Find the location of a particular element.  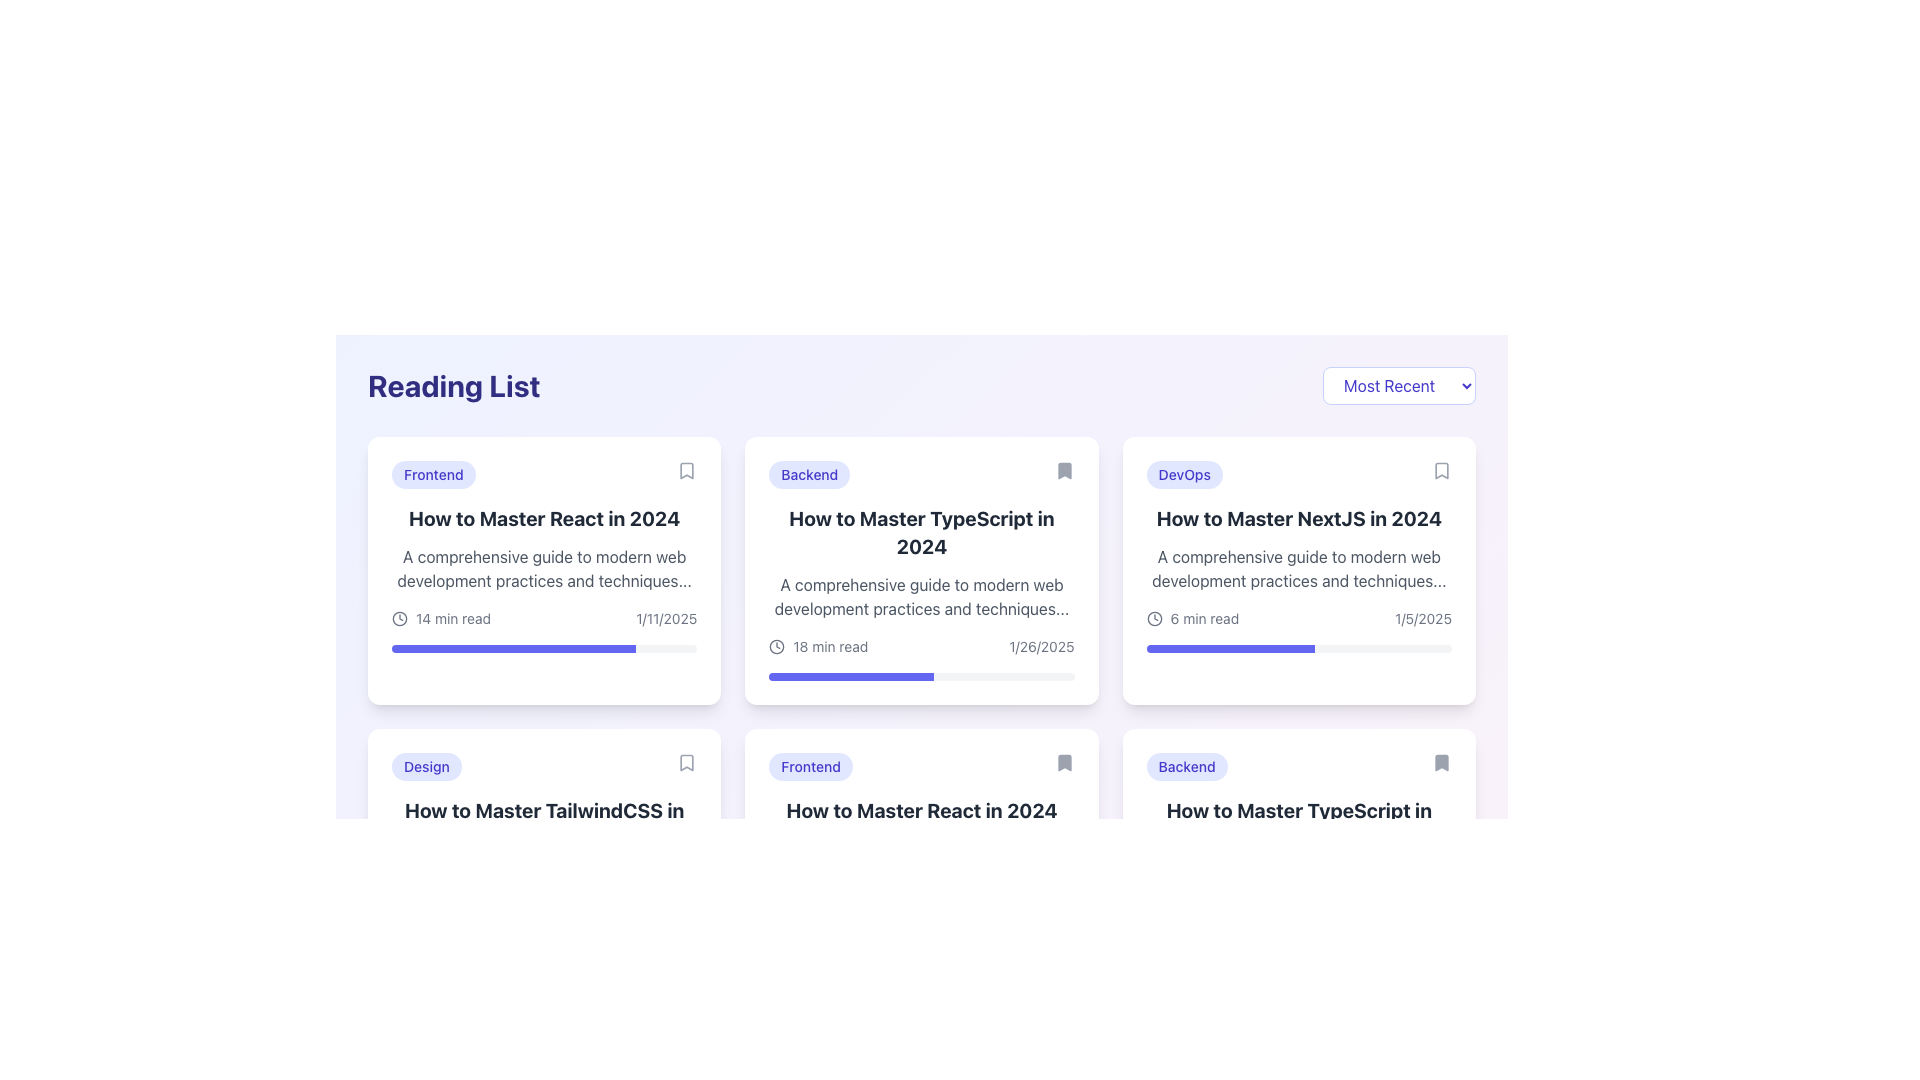

the tag label element with the text 'Backend', which is located in the bottom-right section of the interface, inside the card labeled 'How to Master TypeScript in 2024' is located at coordinates (1187, 766).